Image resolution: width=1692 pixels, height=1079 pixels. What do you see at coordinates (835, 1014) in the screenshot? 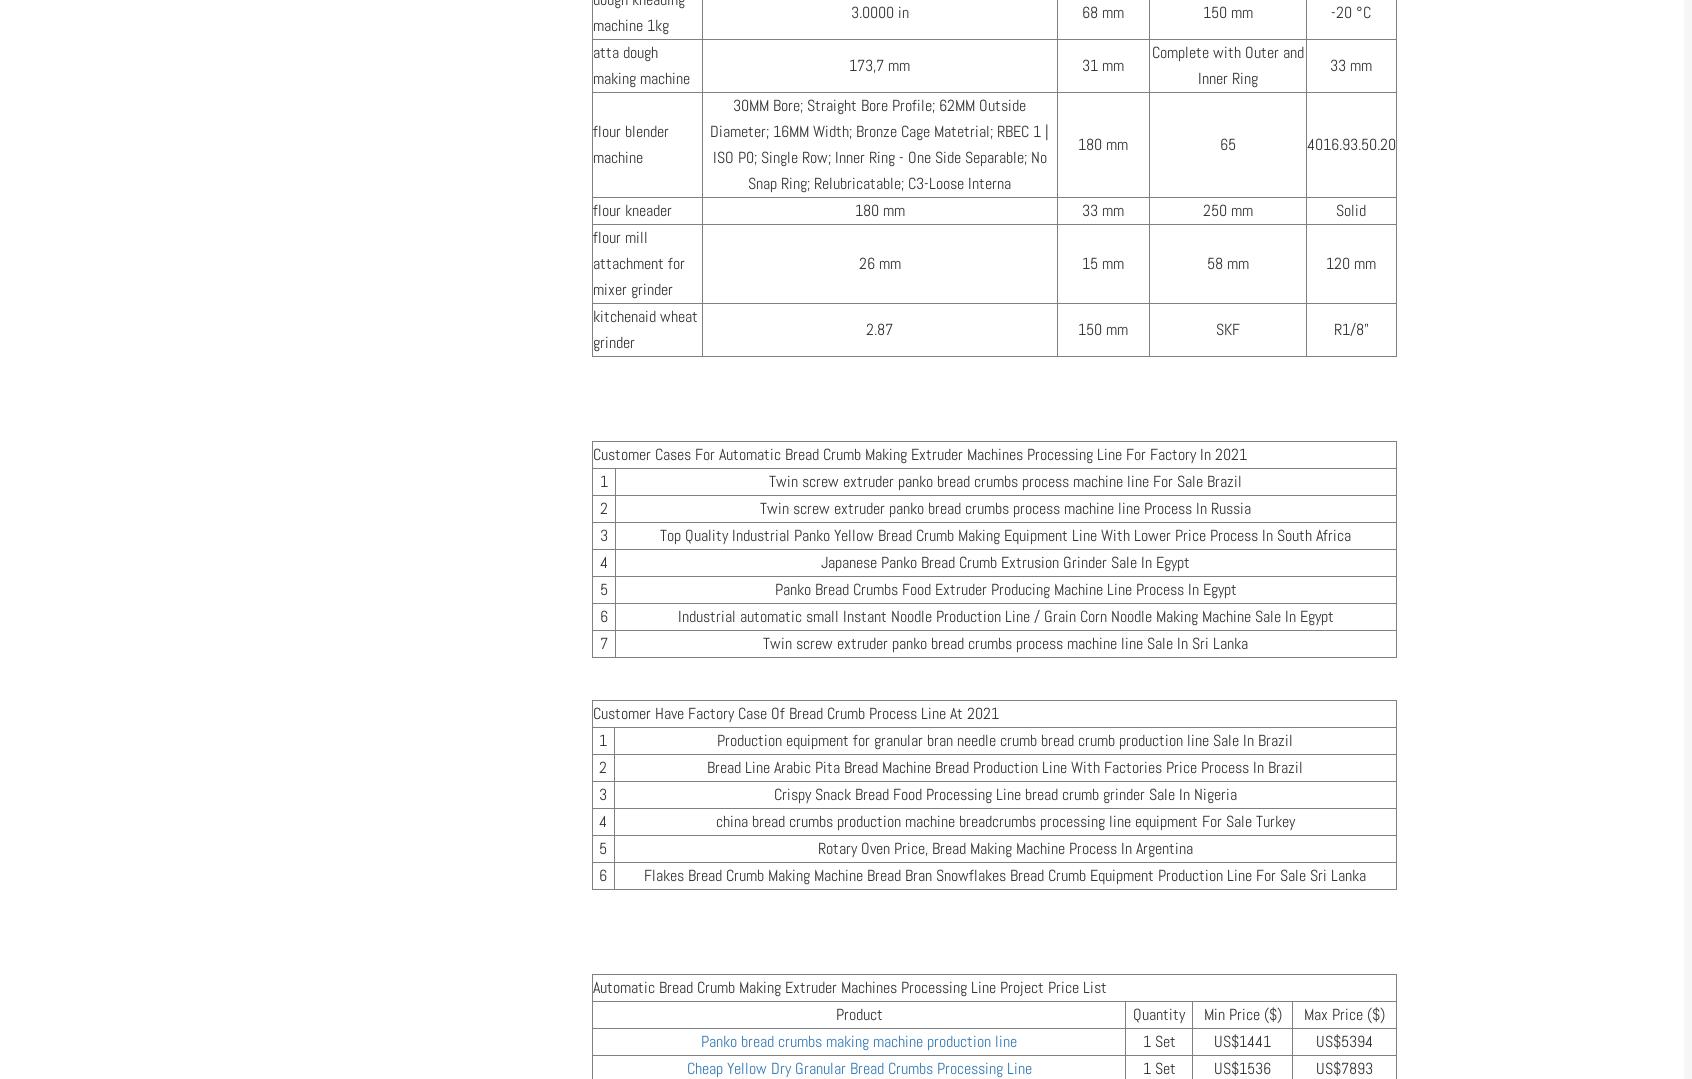
I see `'Product'` at bounding box center [835, 1014].